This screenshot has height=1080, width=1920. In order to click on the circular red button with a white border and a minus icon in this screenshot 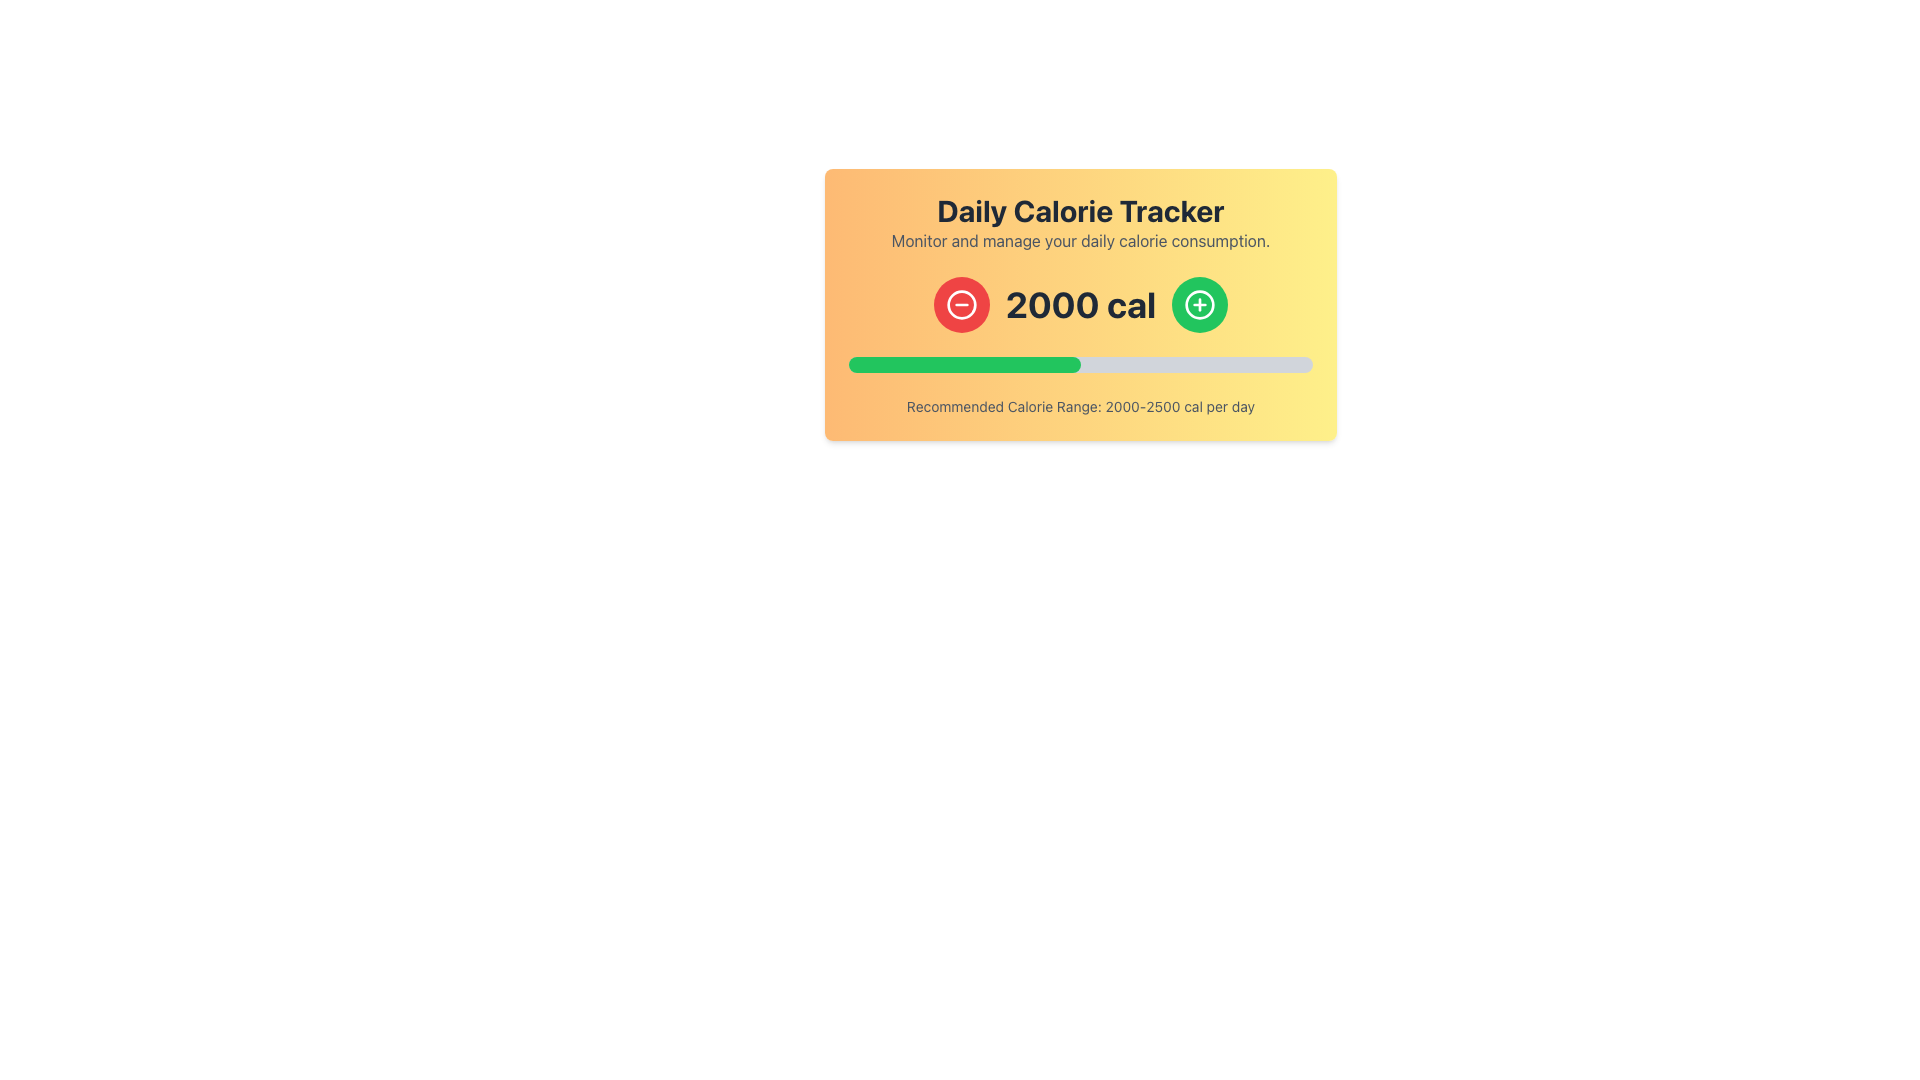, I will do `click(961, 304)`.